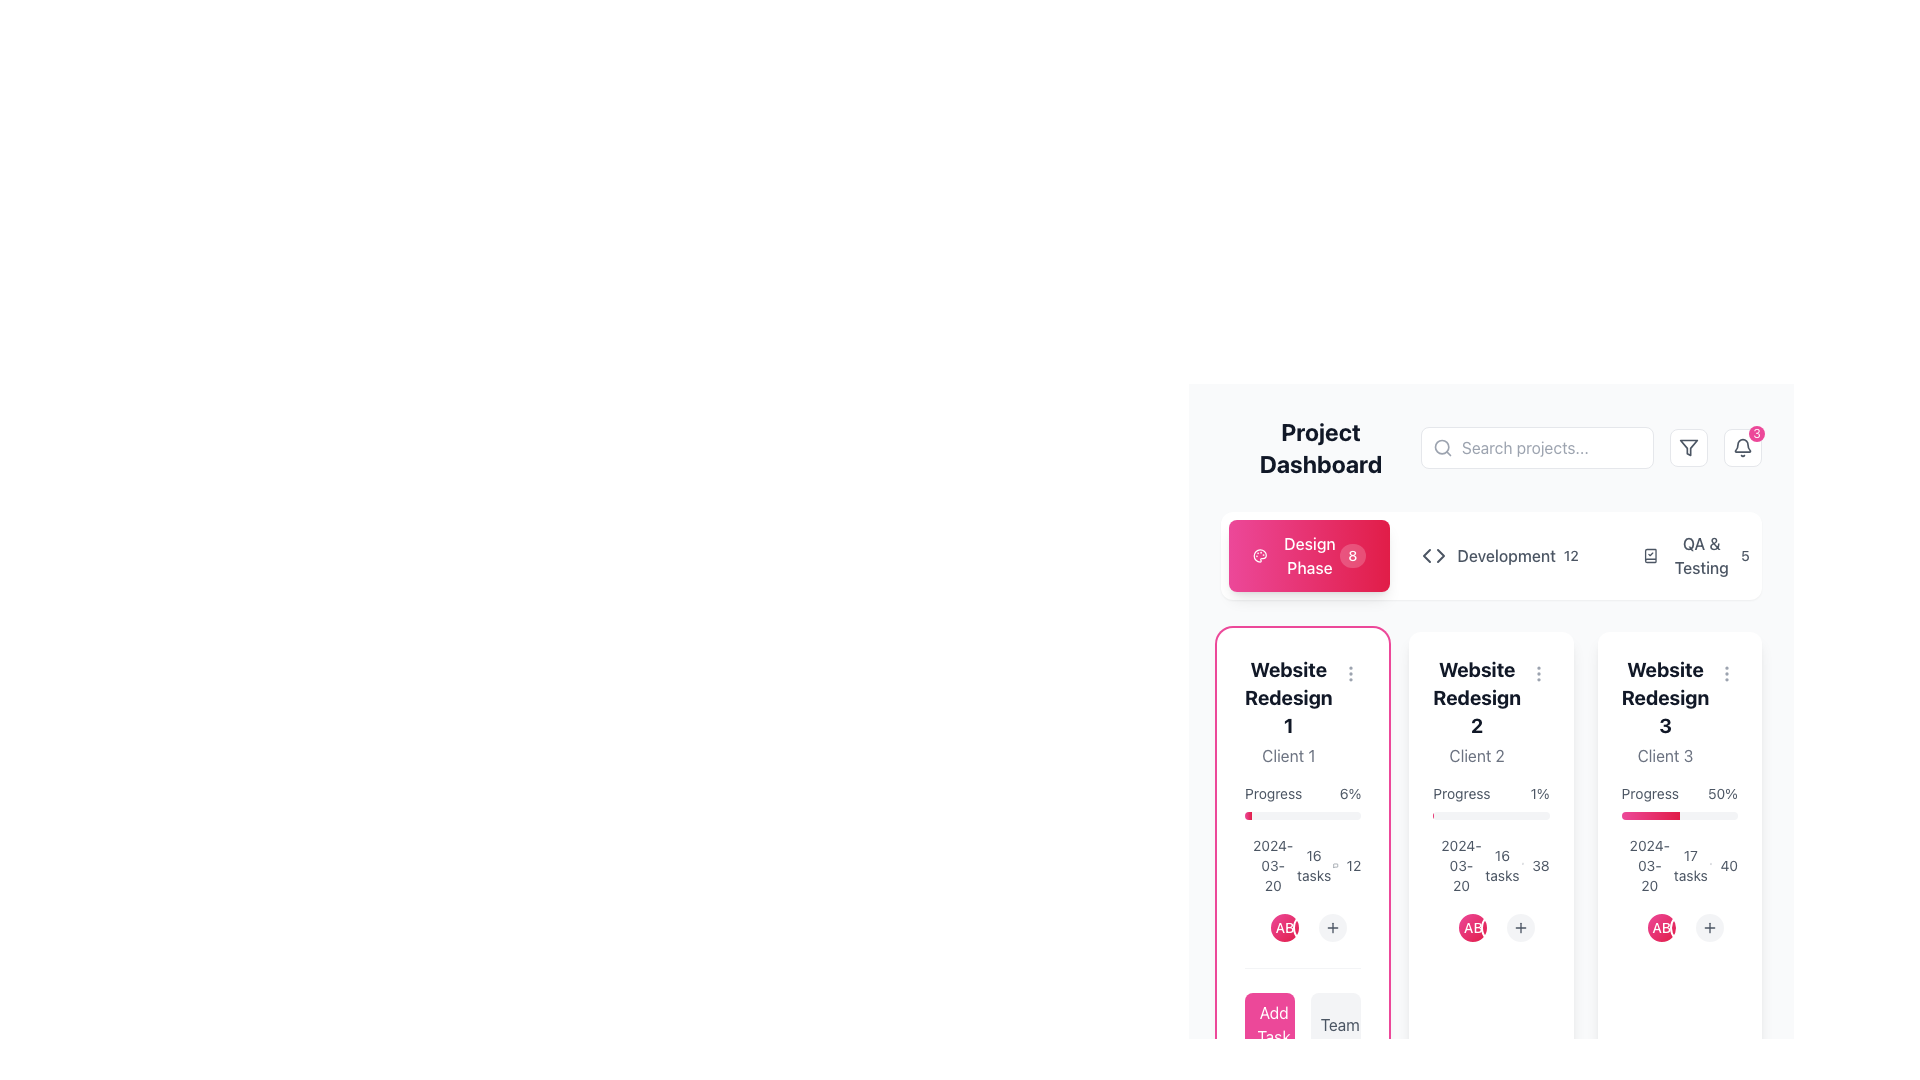  Describe the element at coordinates (1335, 865) in the screenshot. I see `the SVG-based icon representing comments/messages within the 'Website Redesign 1' project card, which indicates the presence of 12 comments` at that location.